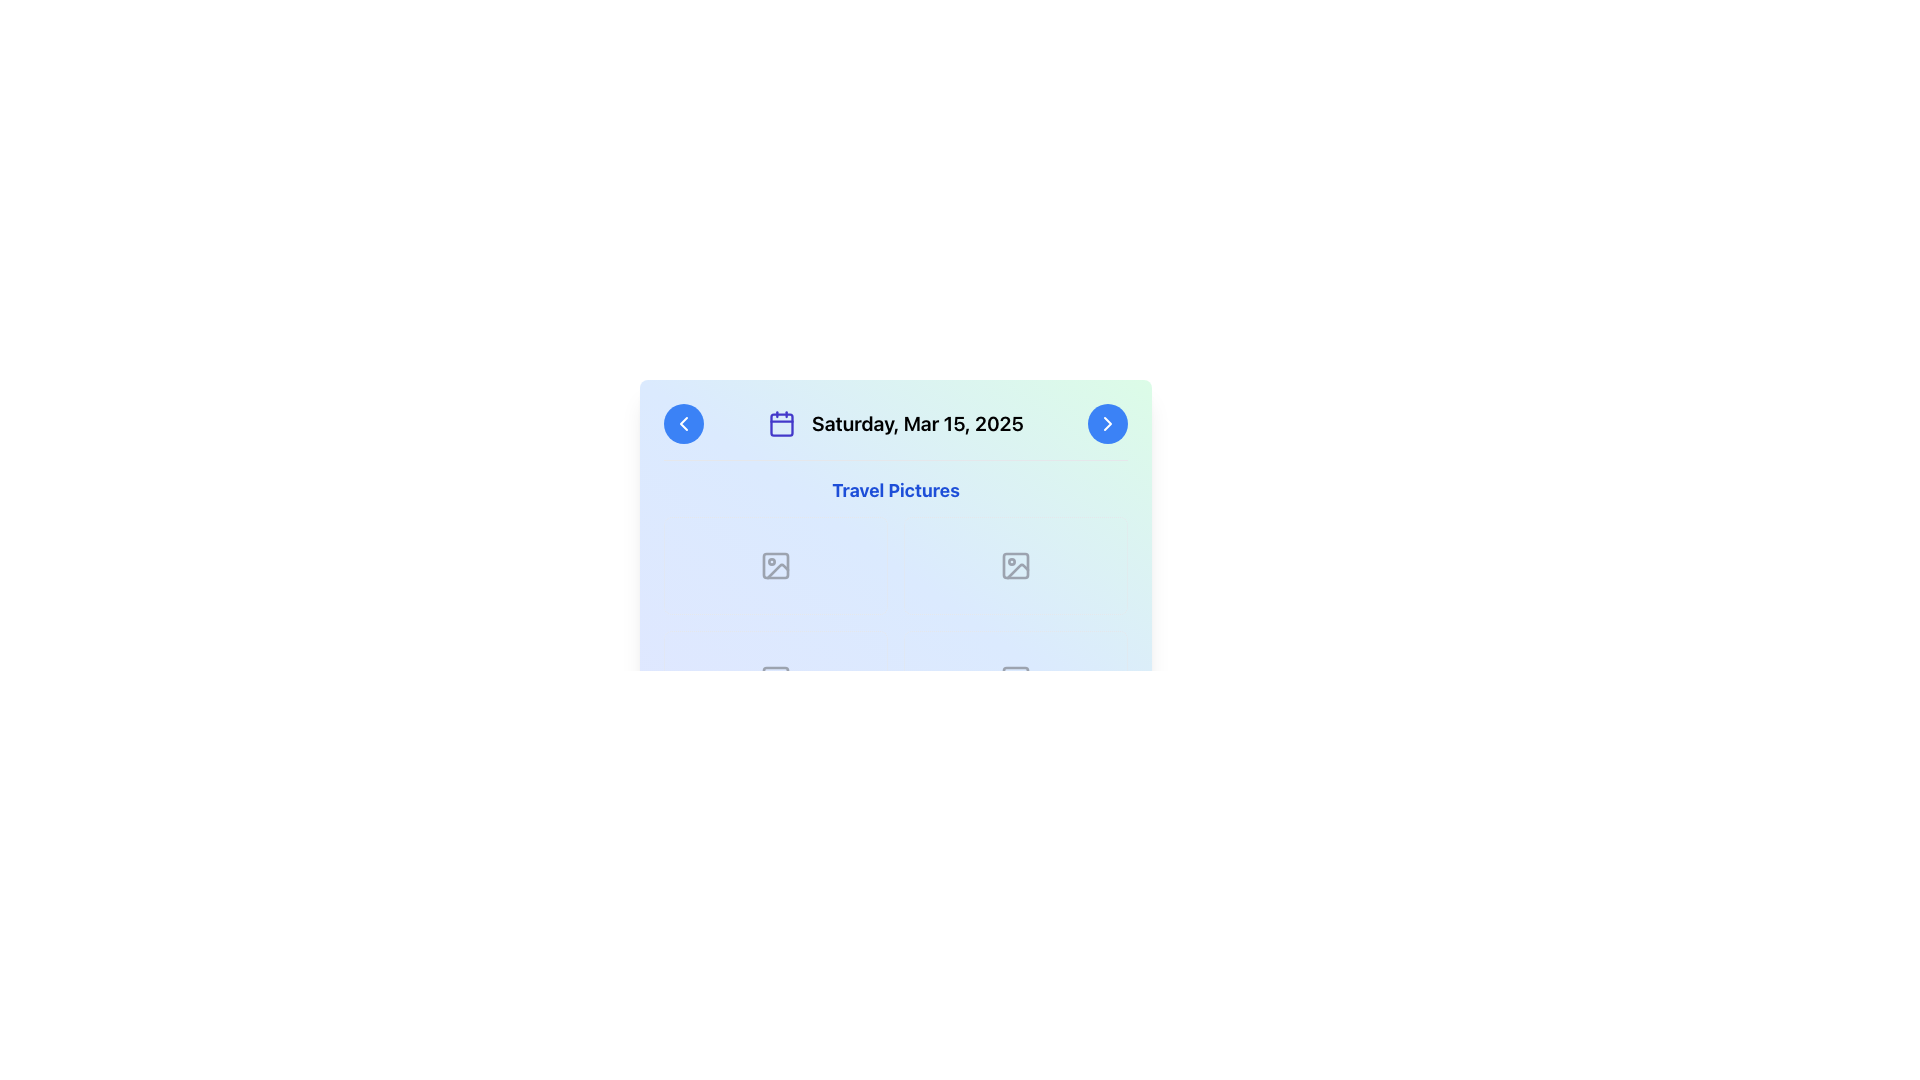 This screenshot has height=1080, width=1920. I want to click on the rectangular-shaped component with a slight border radius within the calendar-themed SVG icon, located at the upper-middle part of the icon, so click(781, 424).